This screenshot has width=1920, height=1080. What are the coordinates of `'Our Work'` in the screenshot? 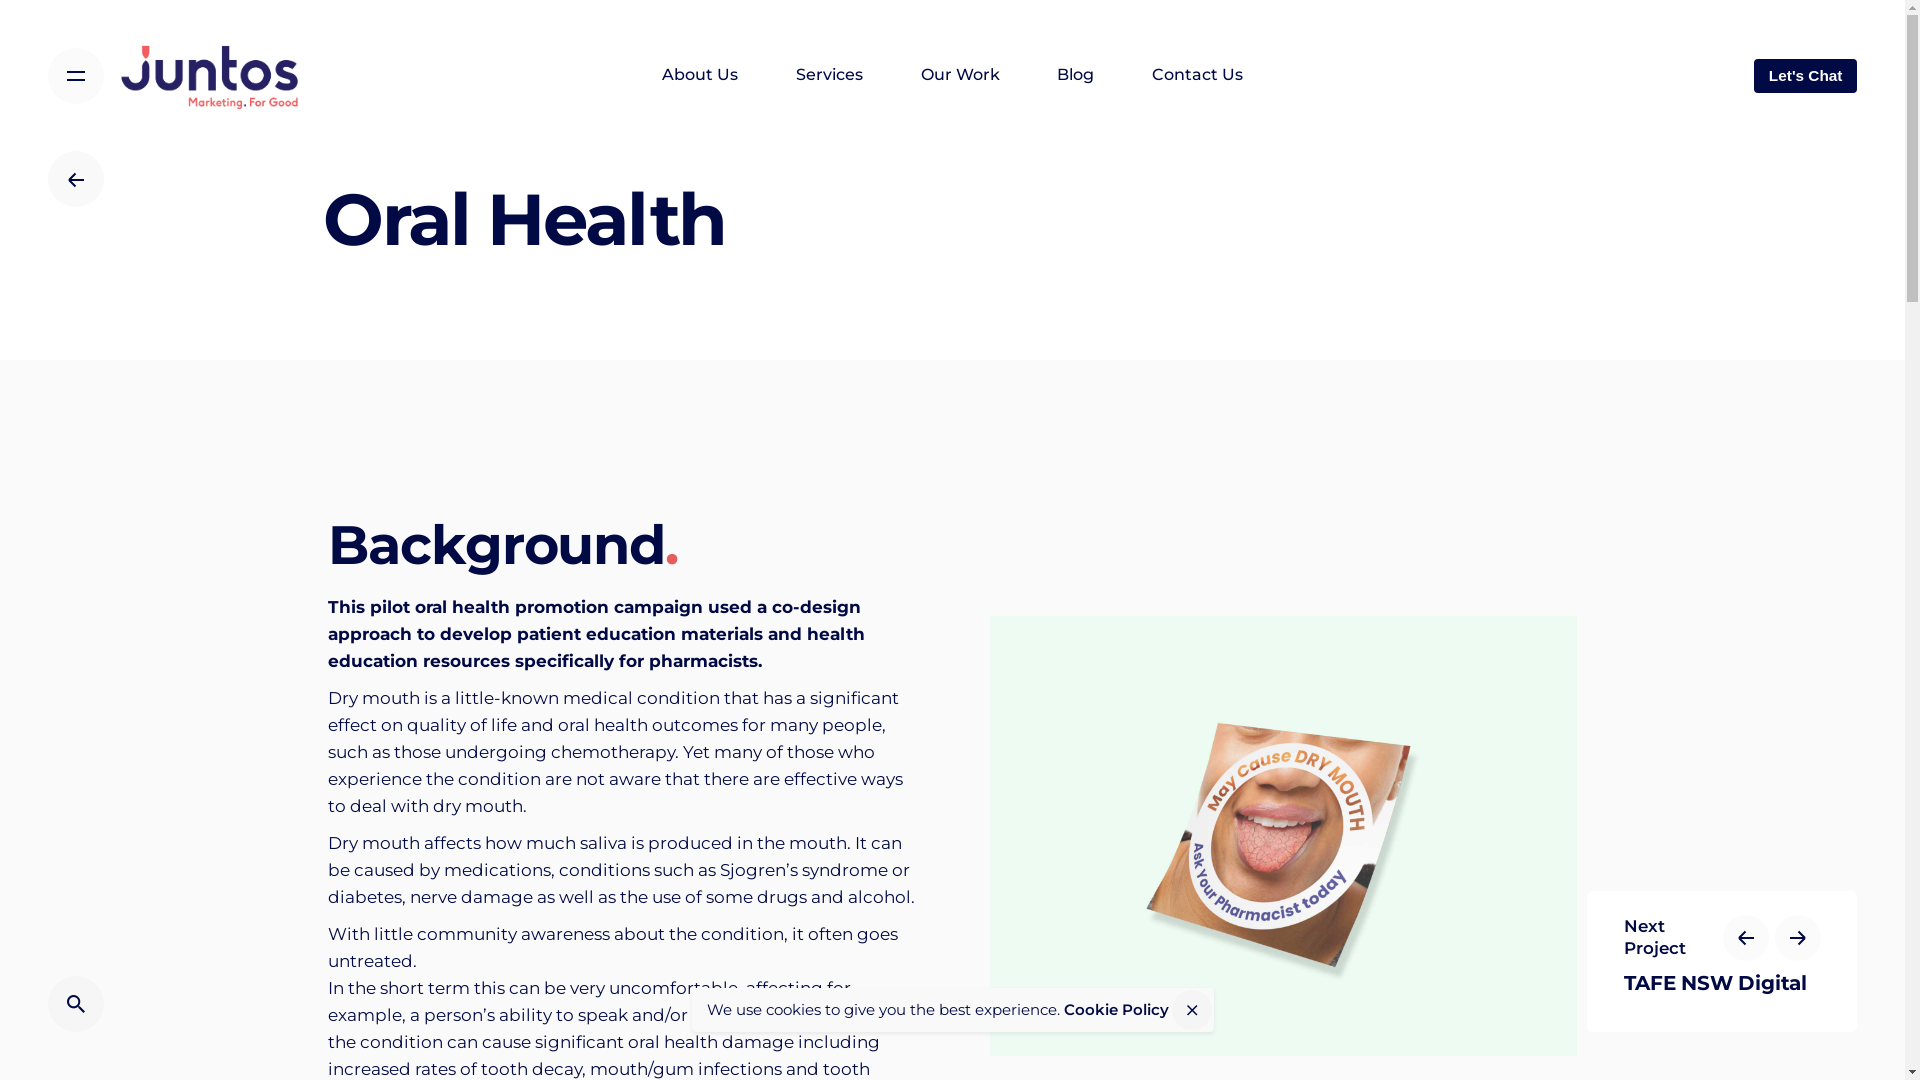 It's located at (960, 73).